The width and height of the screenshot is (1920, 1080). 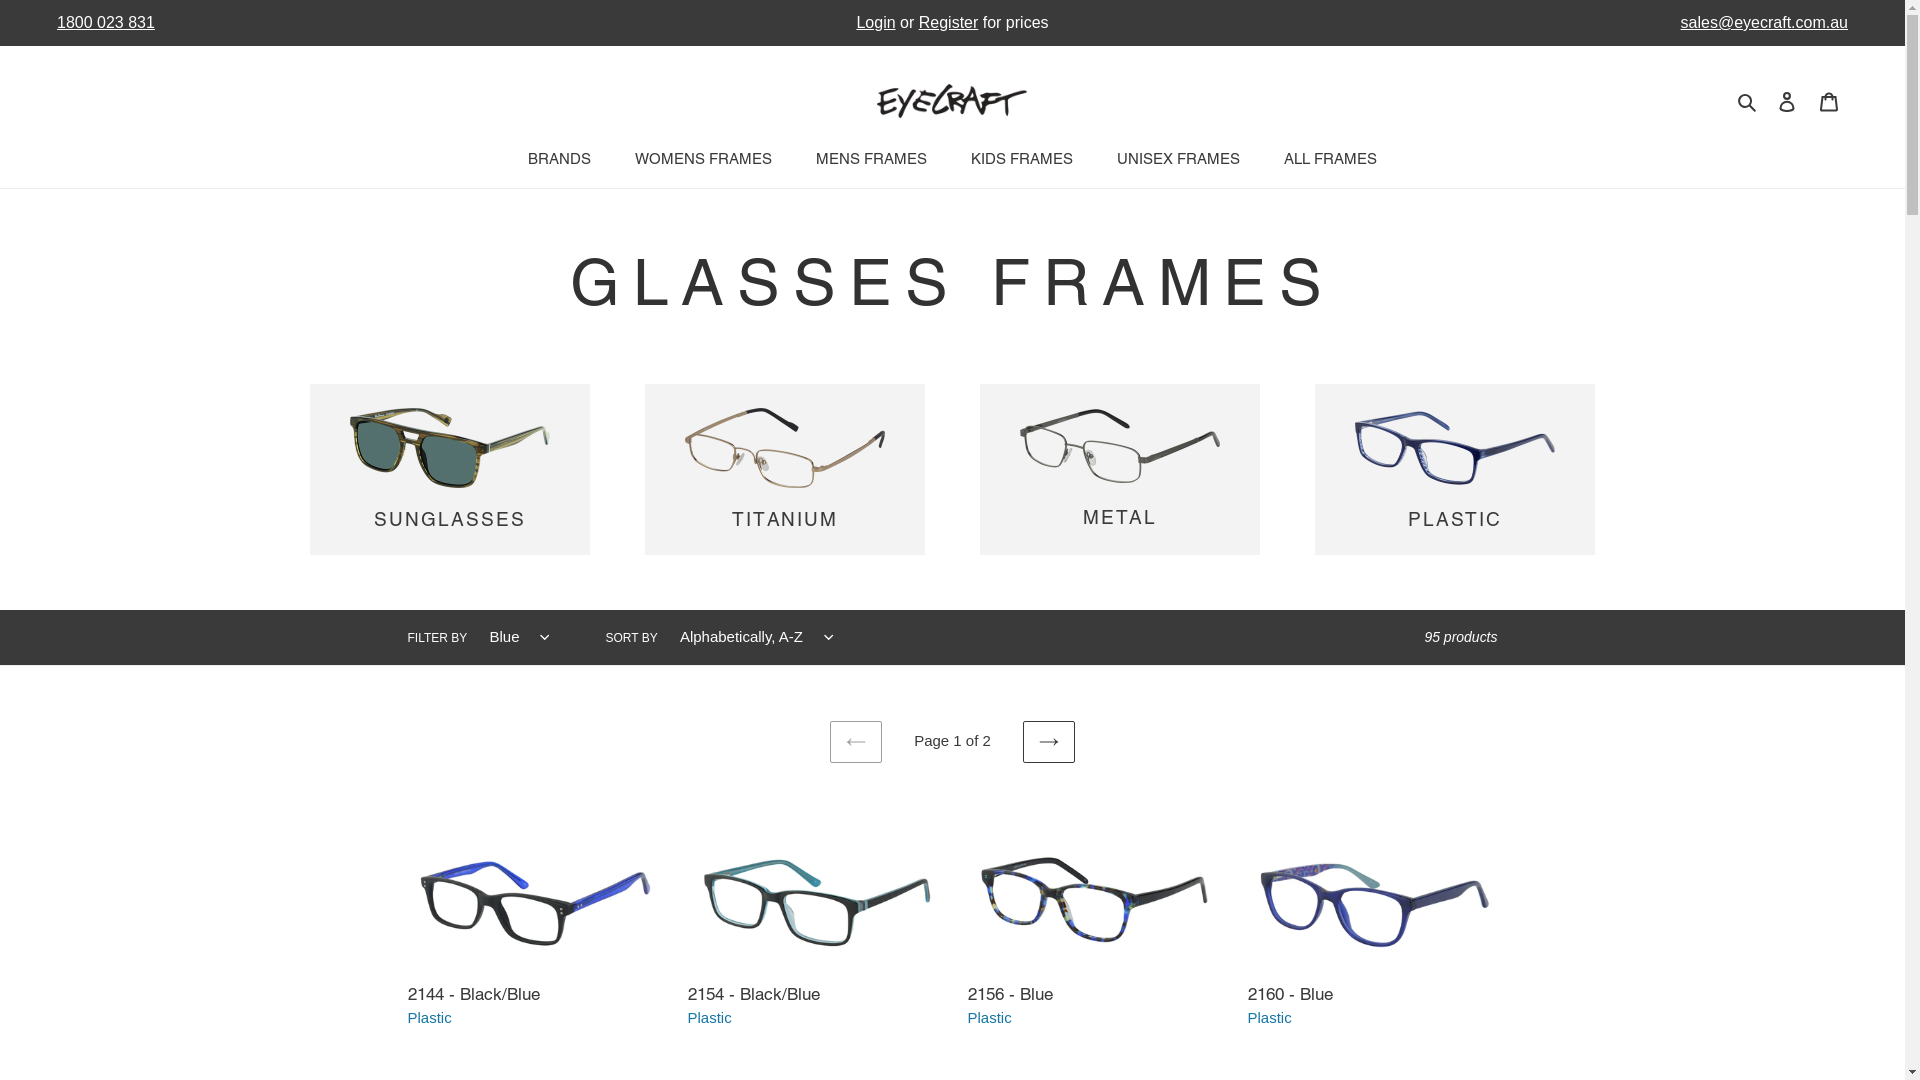 I want to click on 'Search', so click(x=1747, y=101).